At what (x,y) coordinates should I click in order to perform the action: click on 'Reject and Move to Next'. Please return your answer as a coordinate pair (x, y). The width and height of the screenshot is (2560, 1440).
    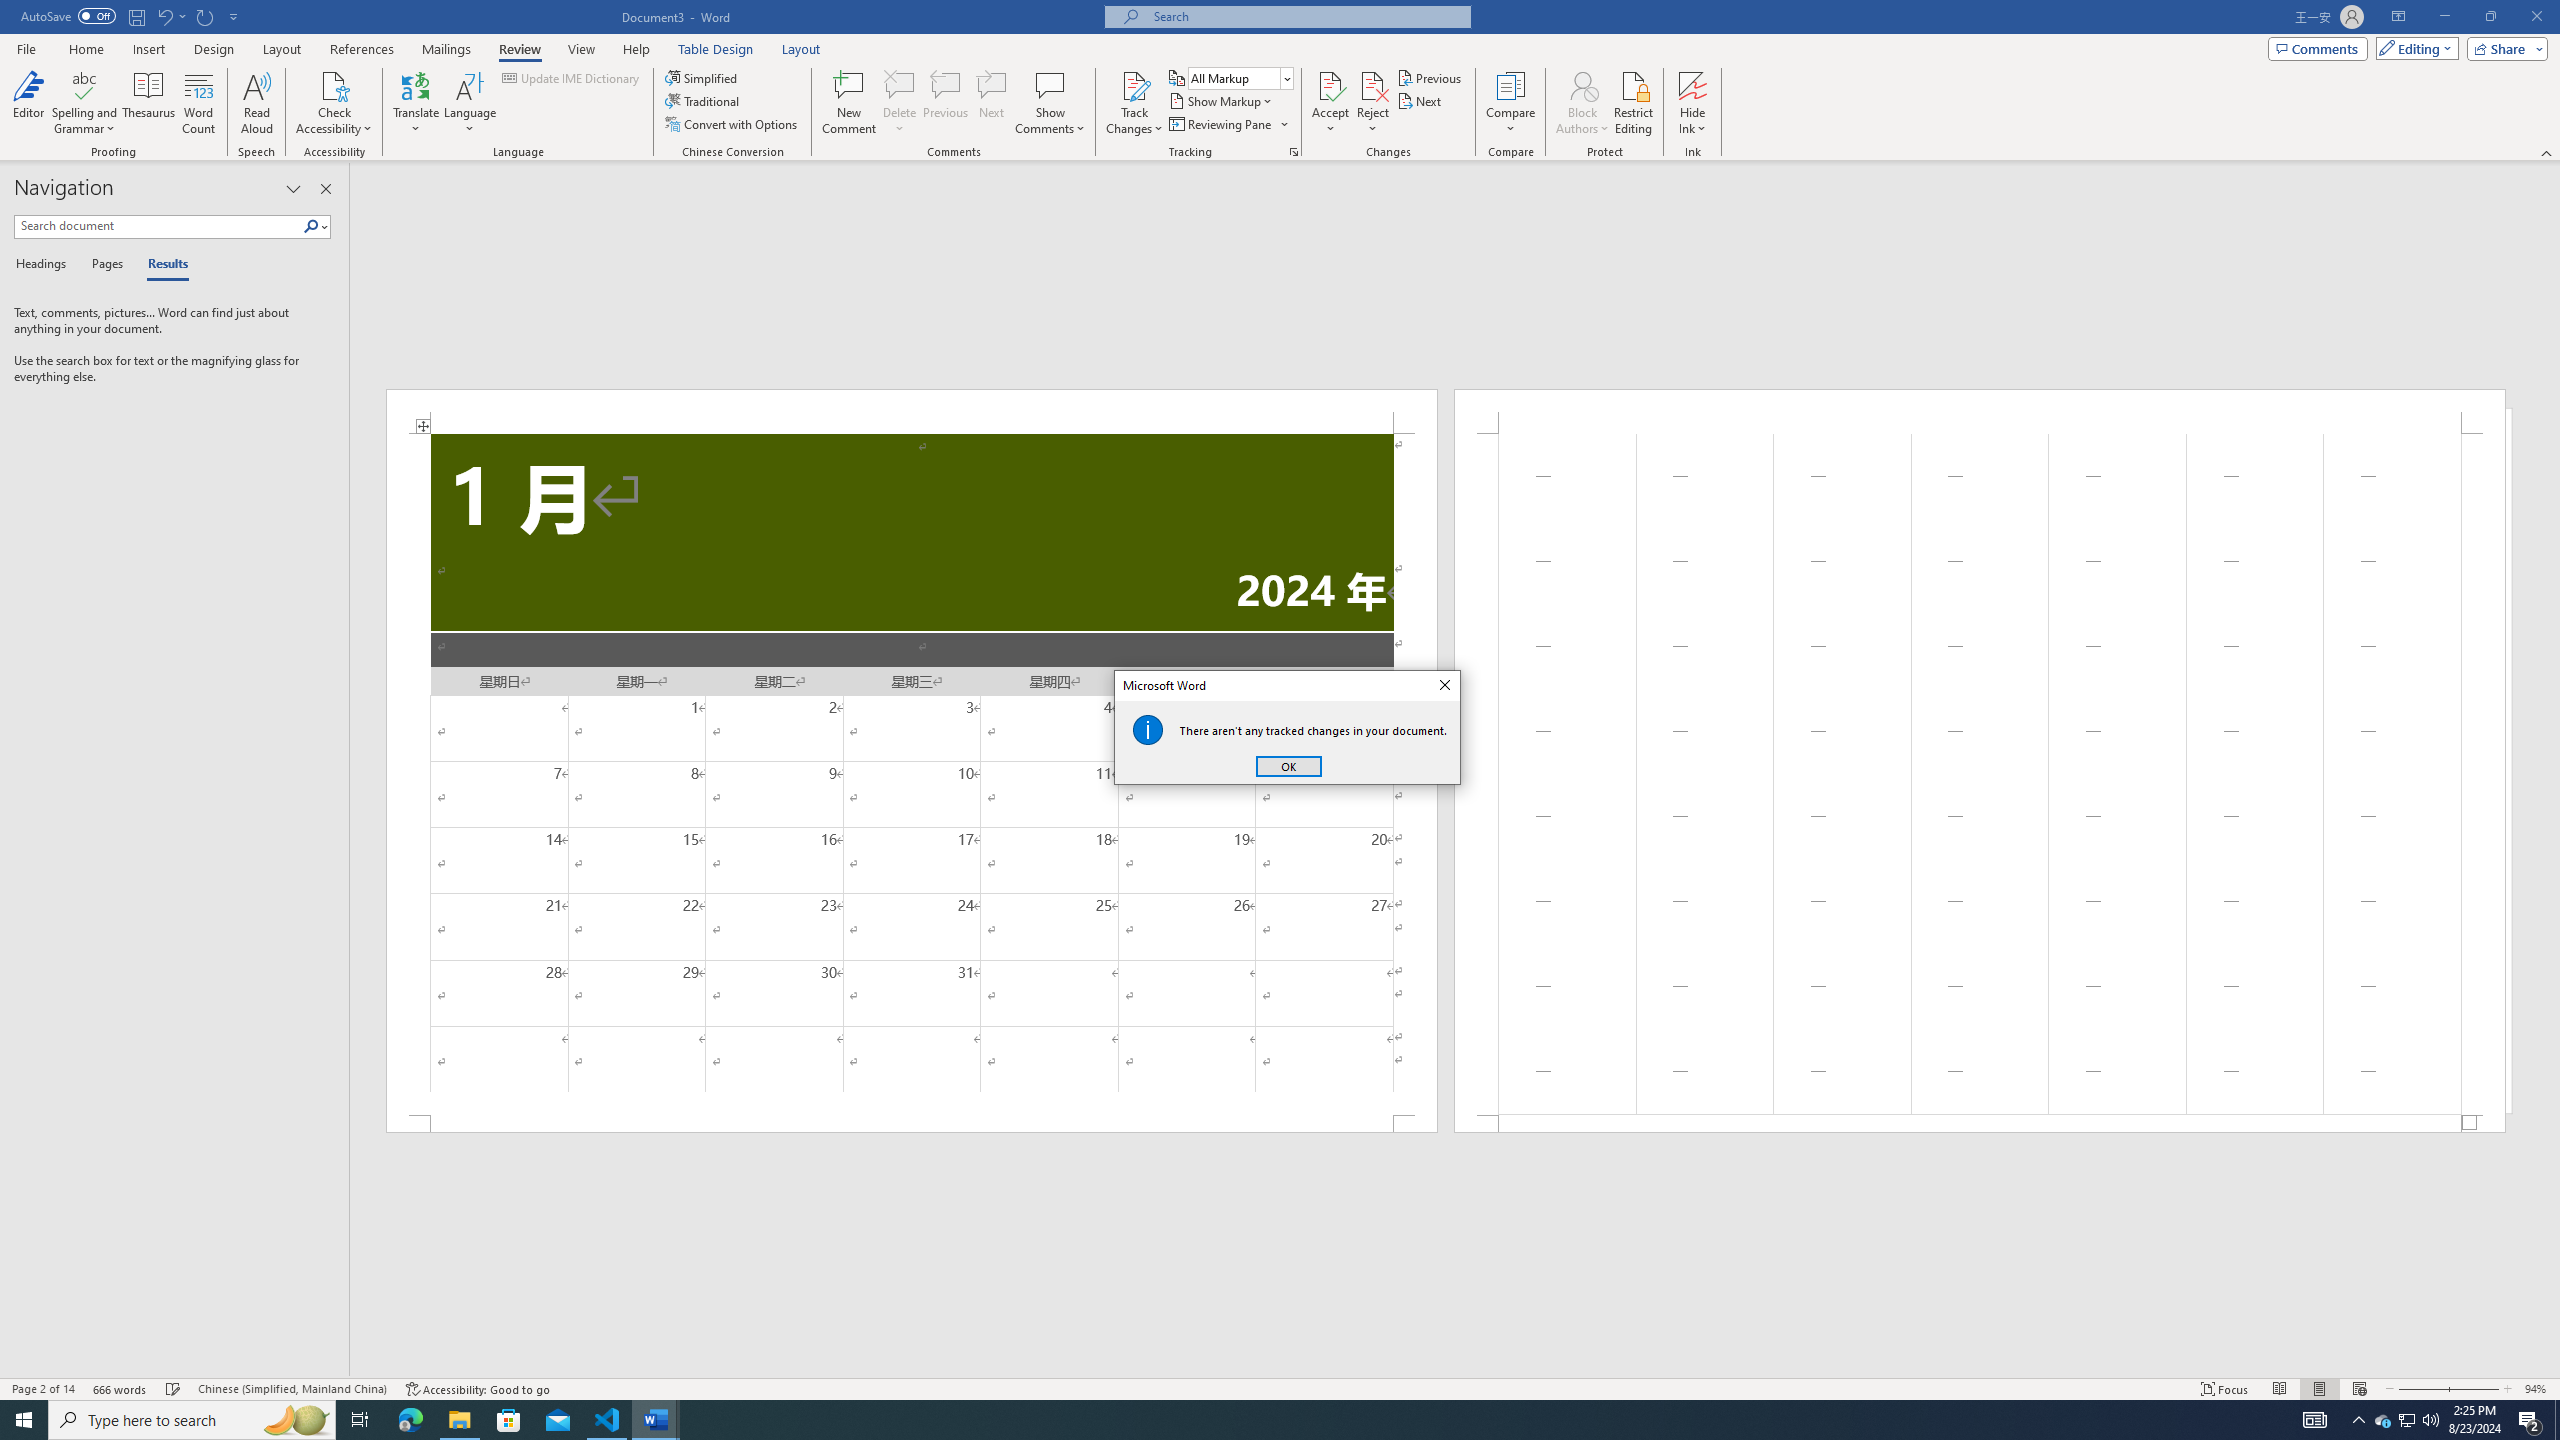
    Looking at the image, I should click on (1373, 84).